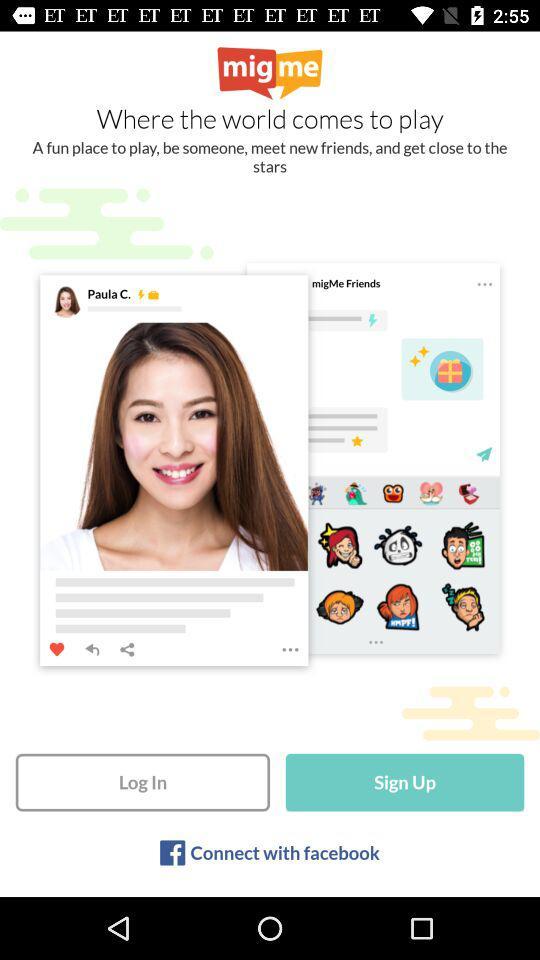 This screenshot has height=960, width=540. What do you see at coordinates (405, 782) in the screenshot?
I see `item next to log in item` at bounding box center [405, 782].